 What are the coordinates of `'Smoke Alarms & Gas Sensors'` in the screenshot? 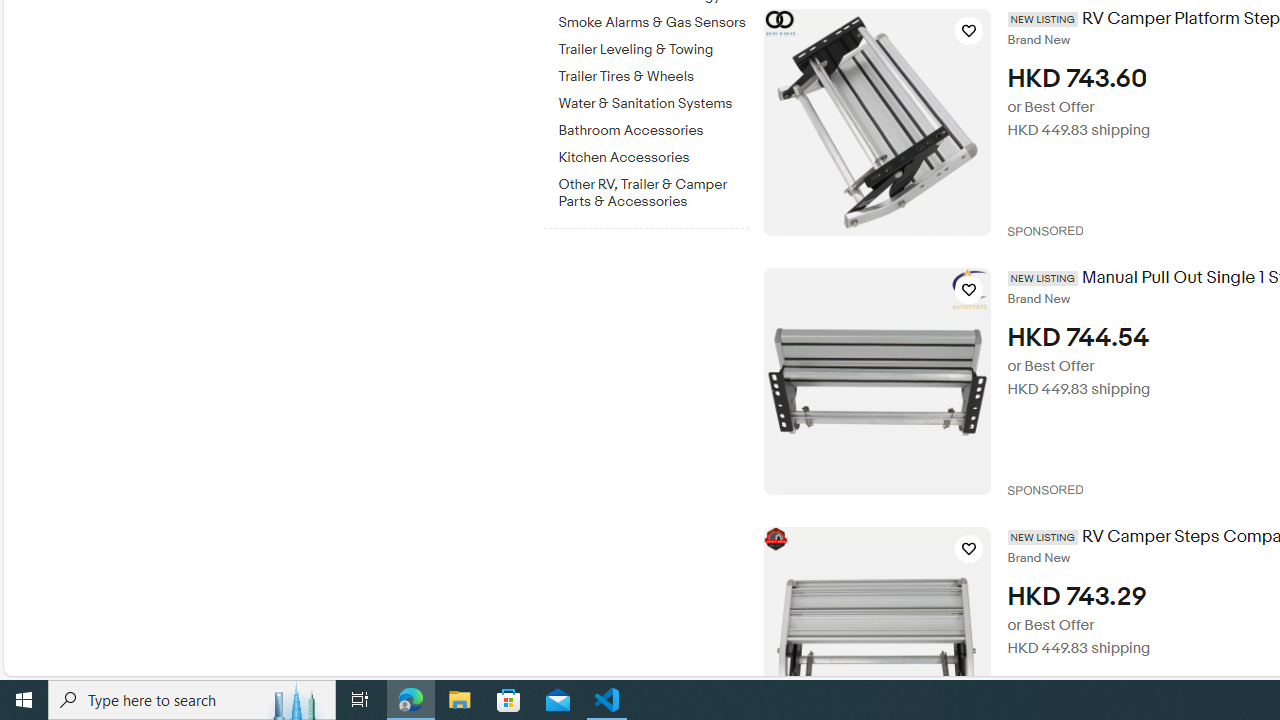 It's located at (653, 23).